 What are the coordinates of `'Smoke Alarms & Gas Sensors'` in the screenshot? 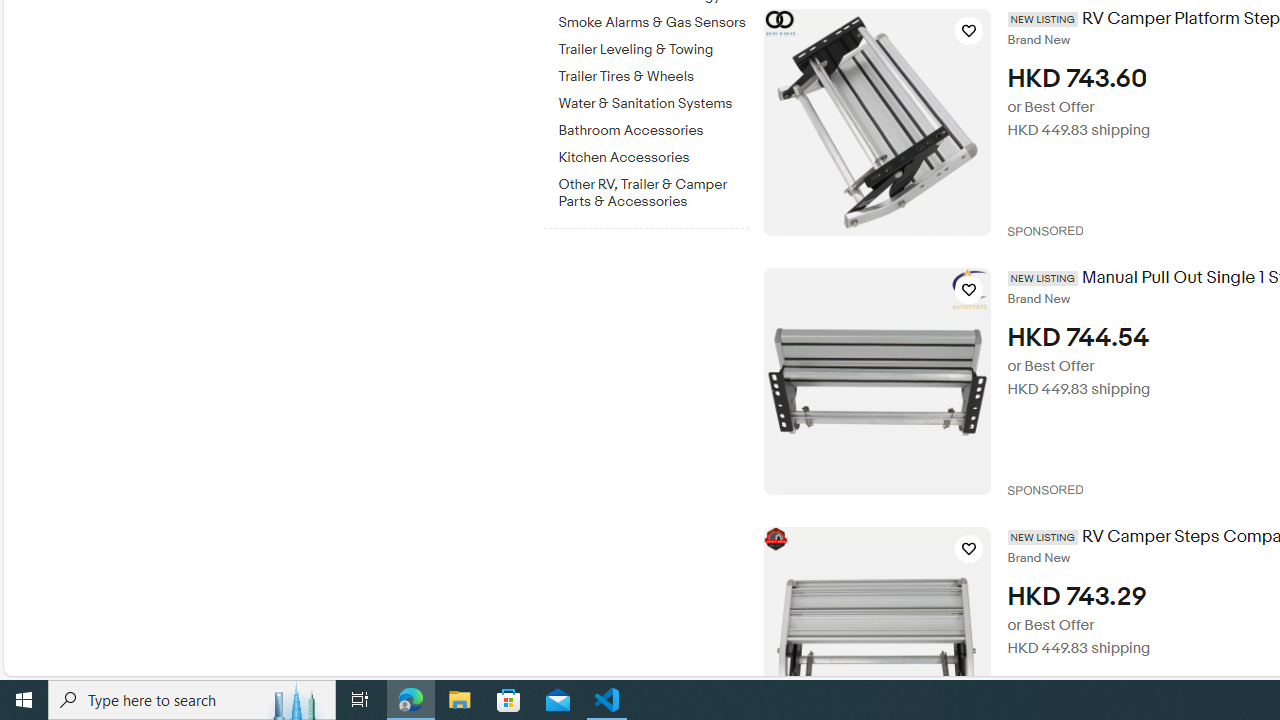 It's located at (653, 23).